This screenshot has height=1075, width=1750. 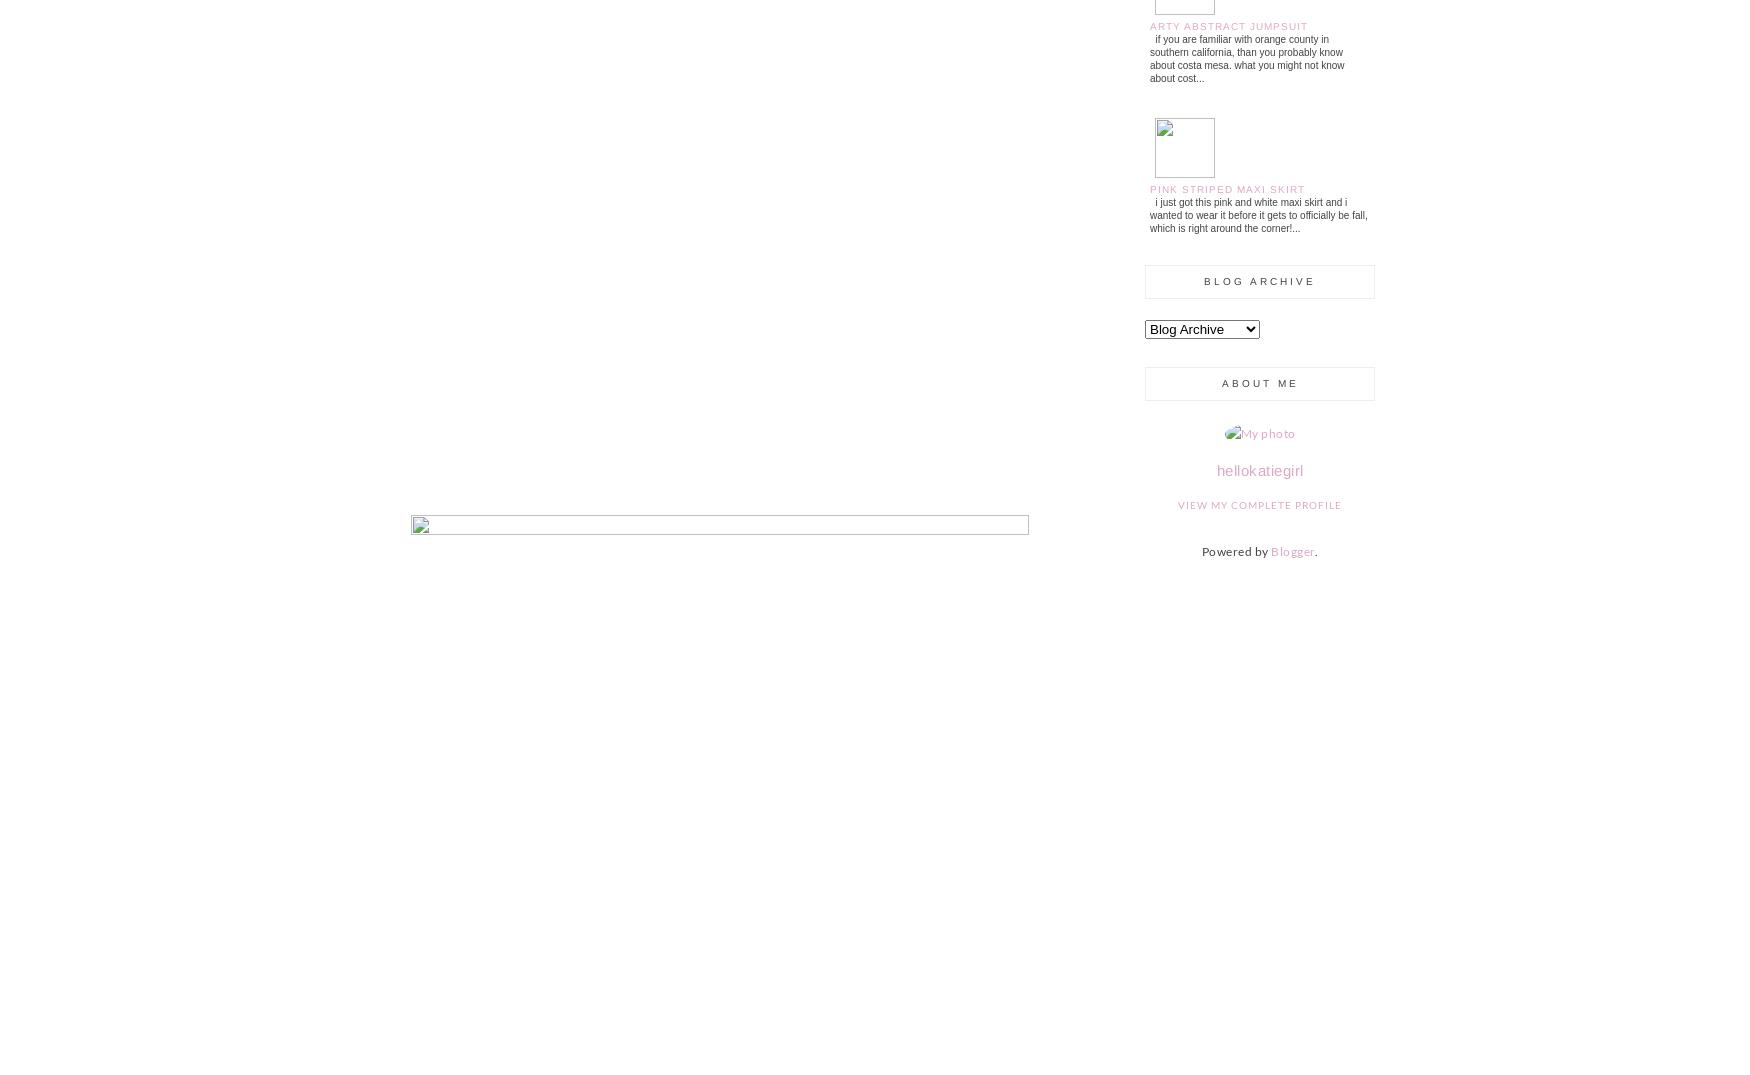 What do you see at coordinates (1229, 24) in the screenshot?
I see `'Arty Abstract Jumpsuit'` at bounding box center [1229, 24].